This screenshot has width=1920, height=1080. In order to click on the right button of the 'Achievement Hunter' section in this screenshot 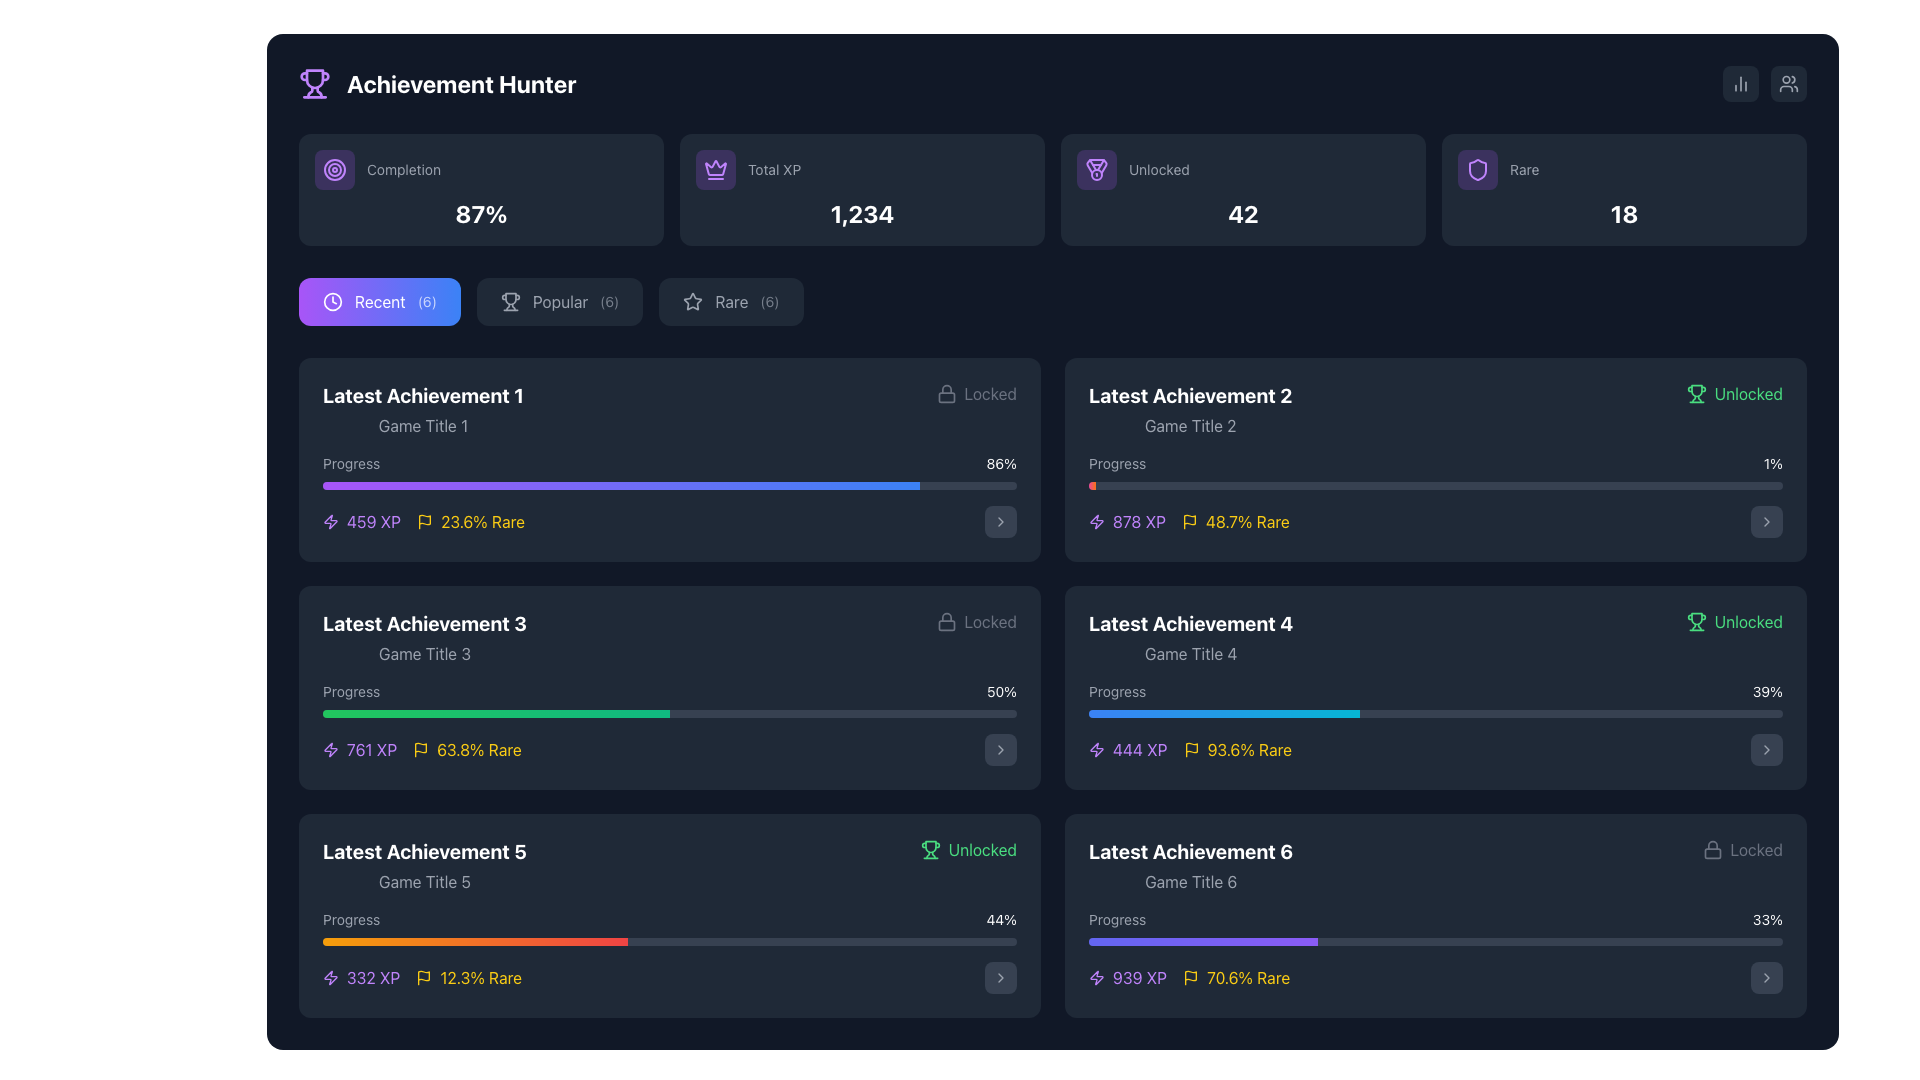, I will do `click(1765, 83)`.